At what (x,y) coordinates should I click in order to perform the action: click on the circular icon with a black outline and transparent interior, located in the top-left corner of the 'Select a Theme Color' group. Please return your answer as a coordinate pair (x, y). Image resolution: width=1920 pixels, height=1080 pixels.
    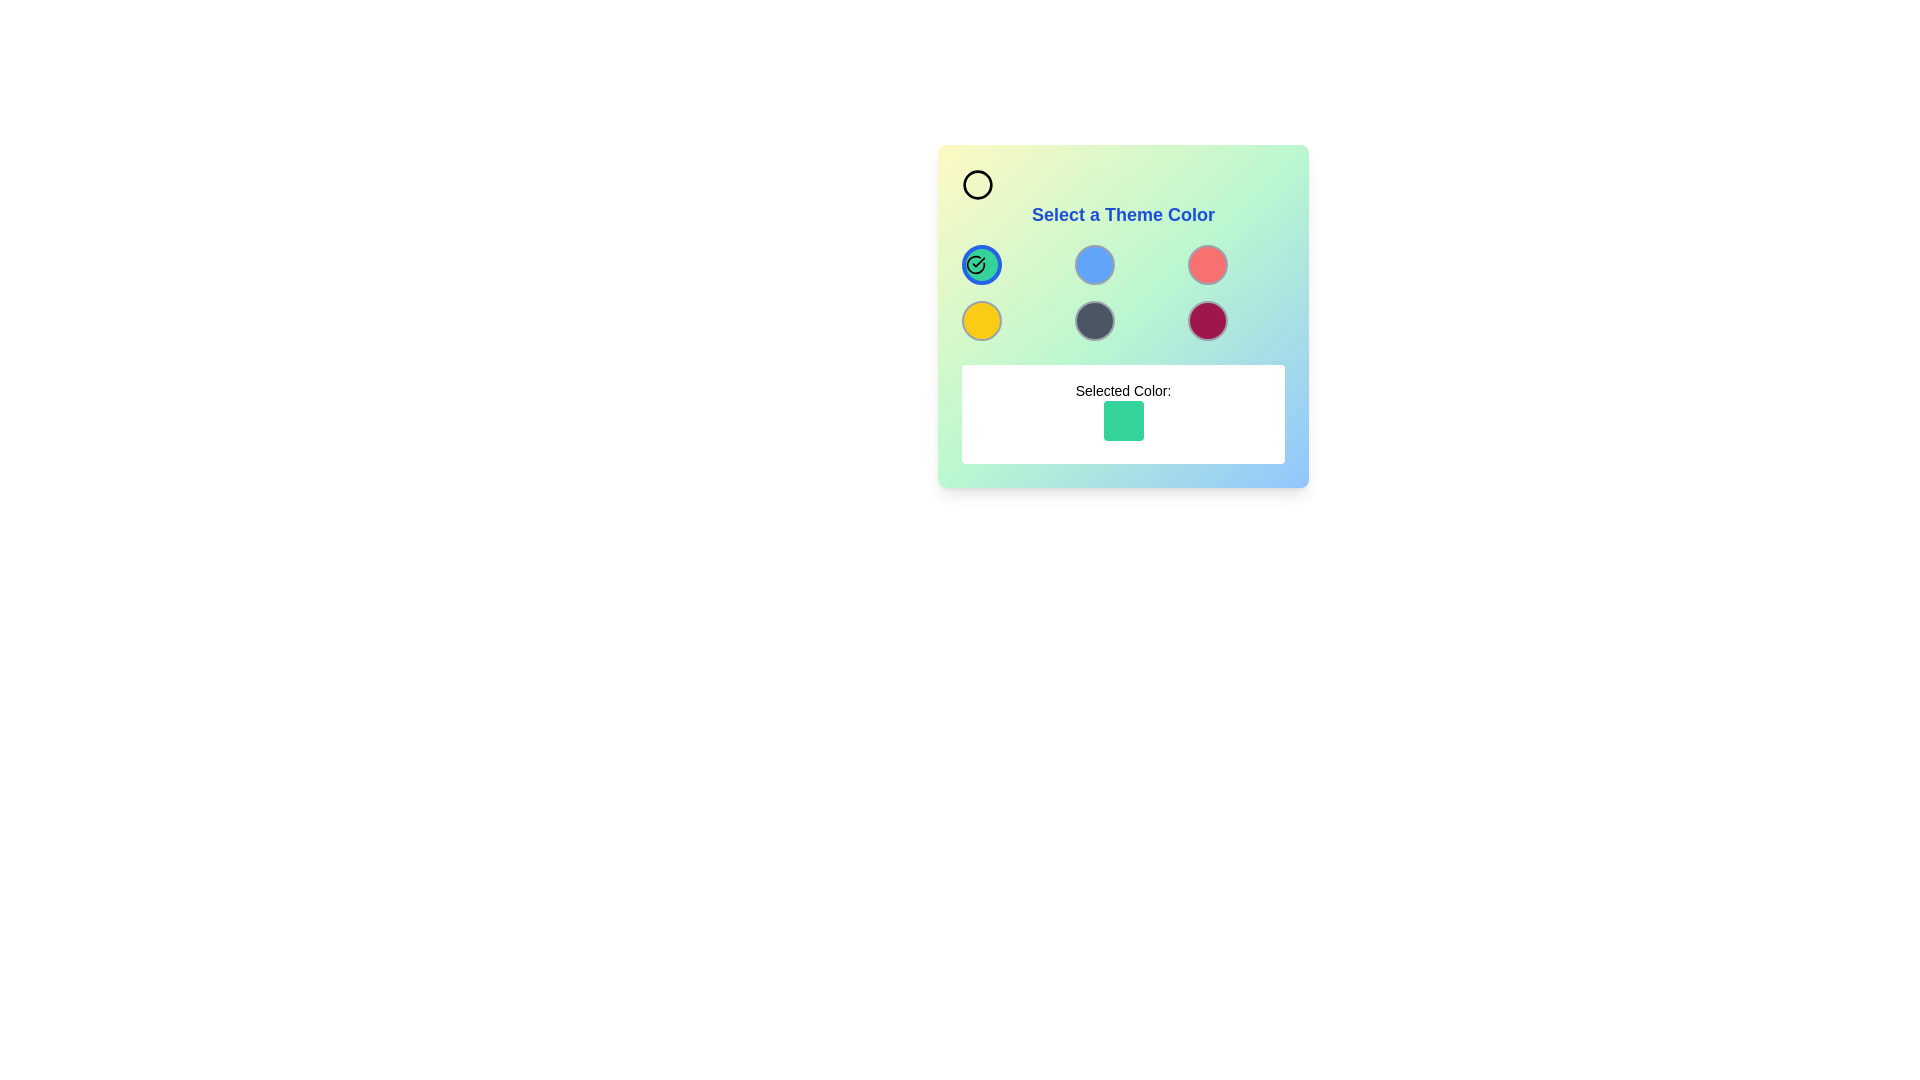
    Looking at the image, I should click on (978, 185).